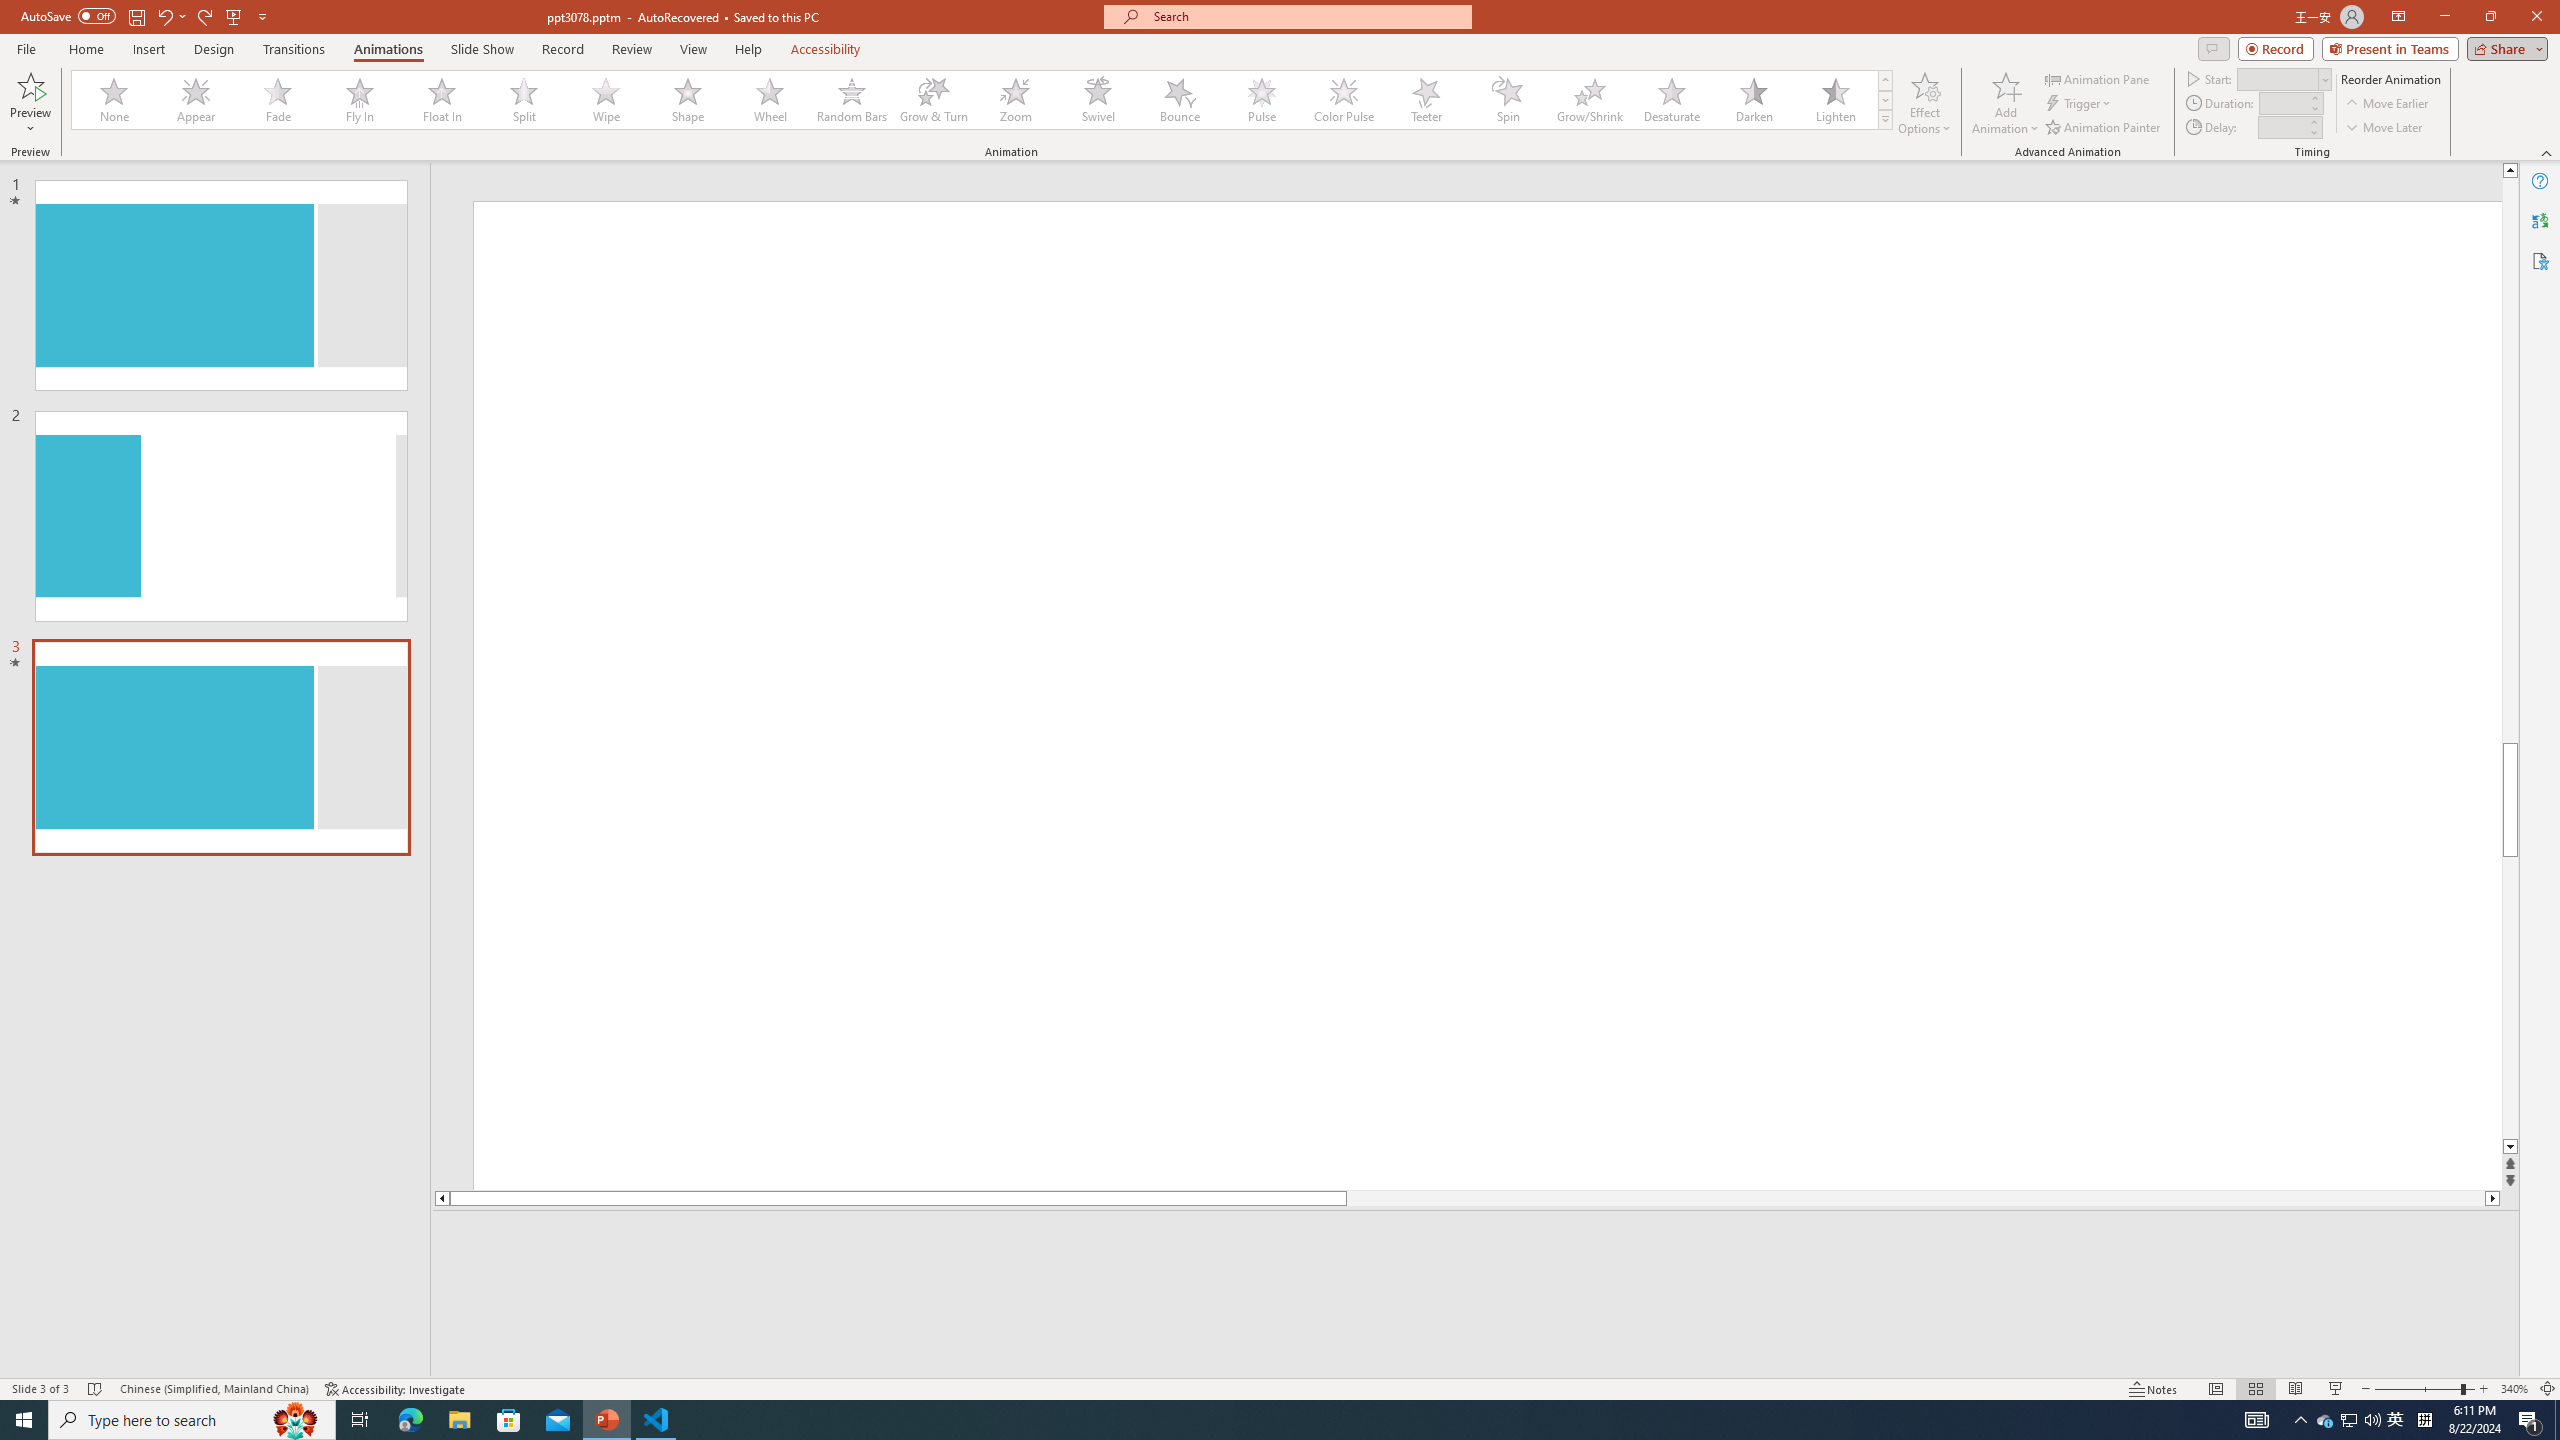 The image size is (2560, 1440). Describe the element at coordinates (2079, 103) in the screenshot. I see `'Trigger'` at that location.